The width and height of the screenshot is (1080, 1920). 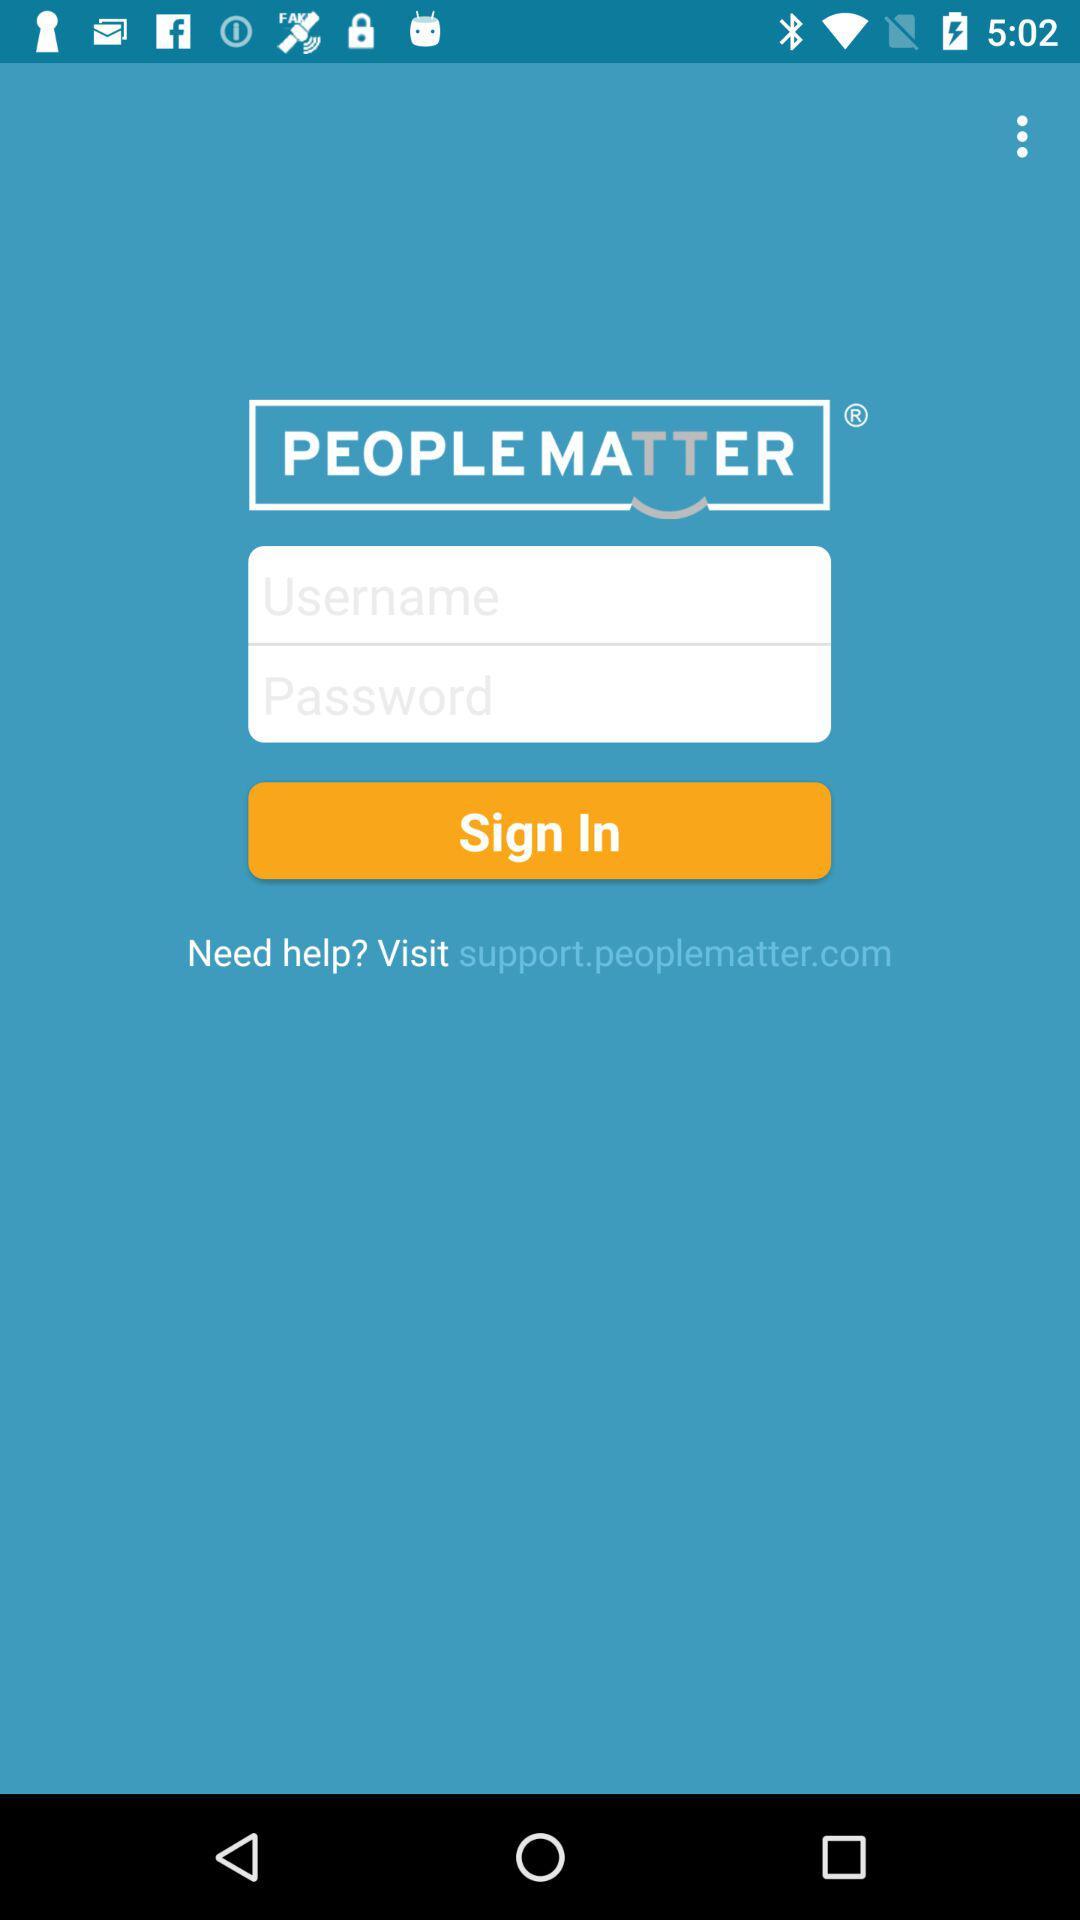 What do you see at coordinates (538, 950) in the screenshot?
I see `the need help visit icon` at bounding box center [538, 950].